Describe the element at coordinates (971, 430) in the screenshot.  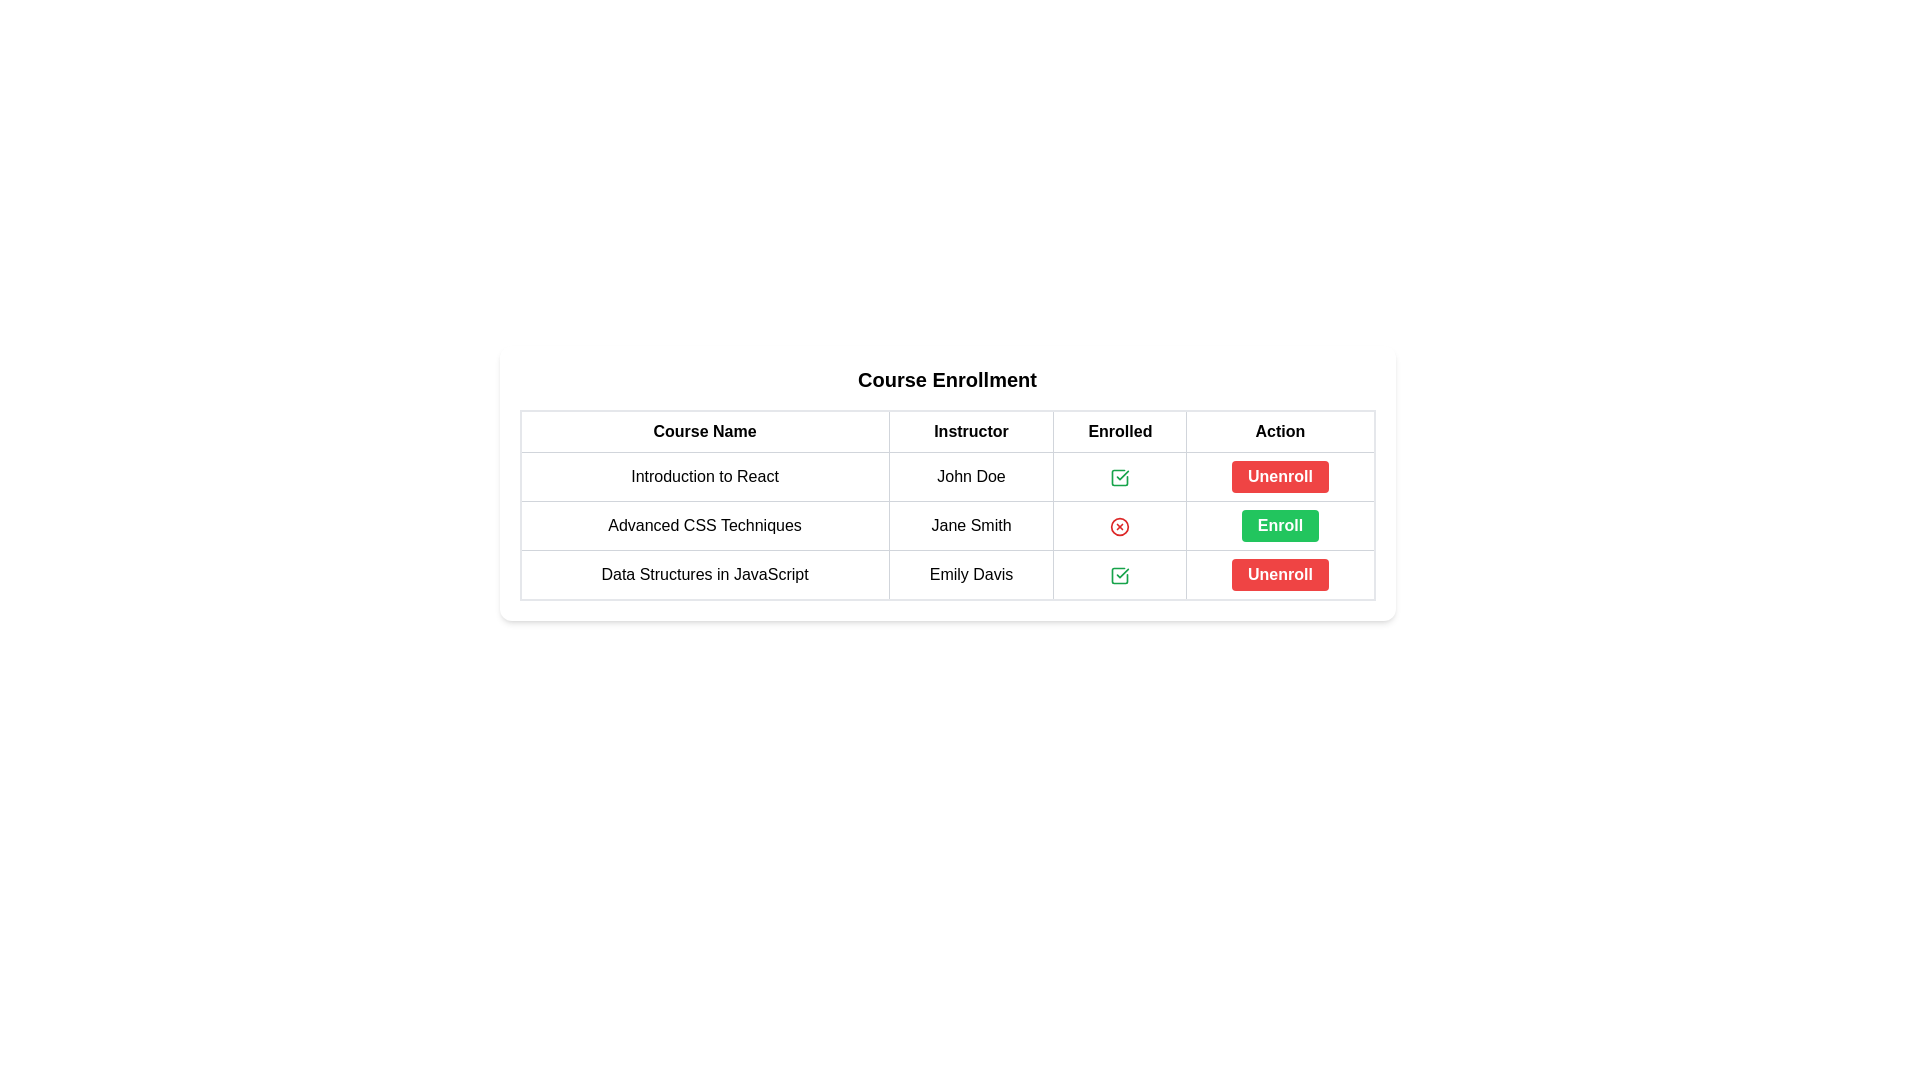
I see `the second column header in the table that indicates data related to instructors, located between 'Course Name' and 'Enrolled'` at that location.